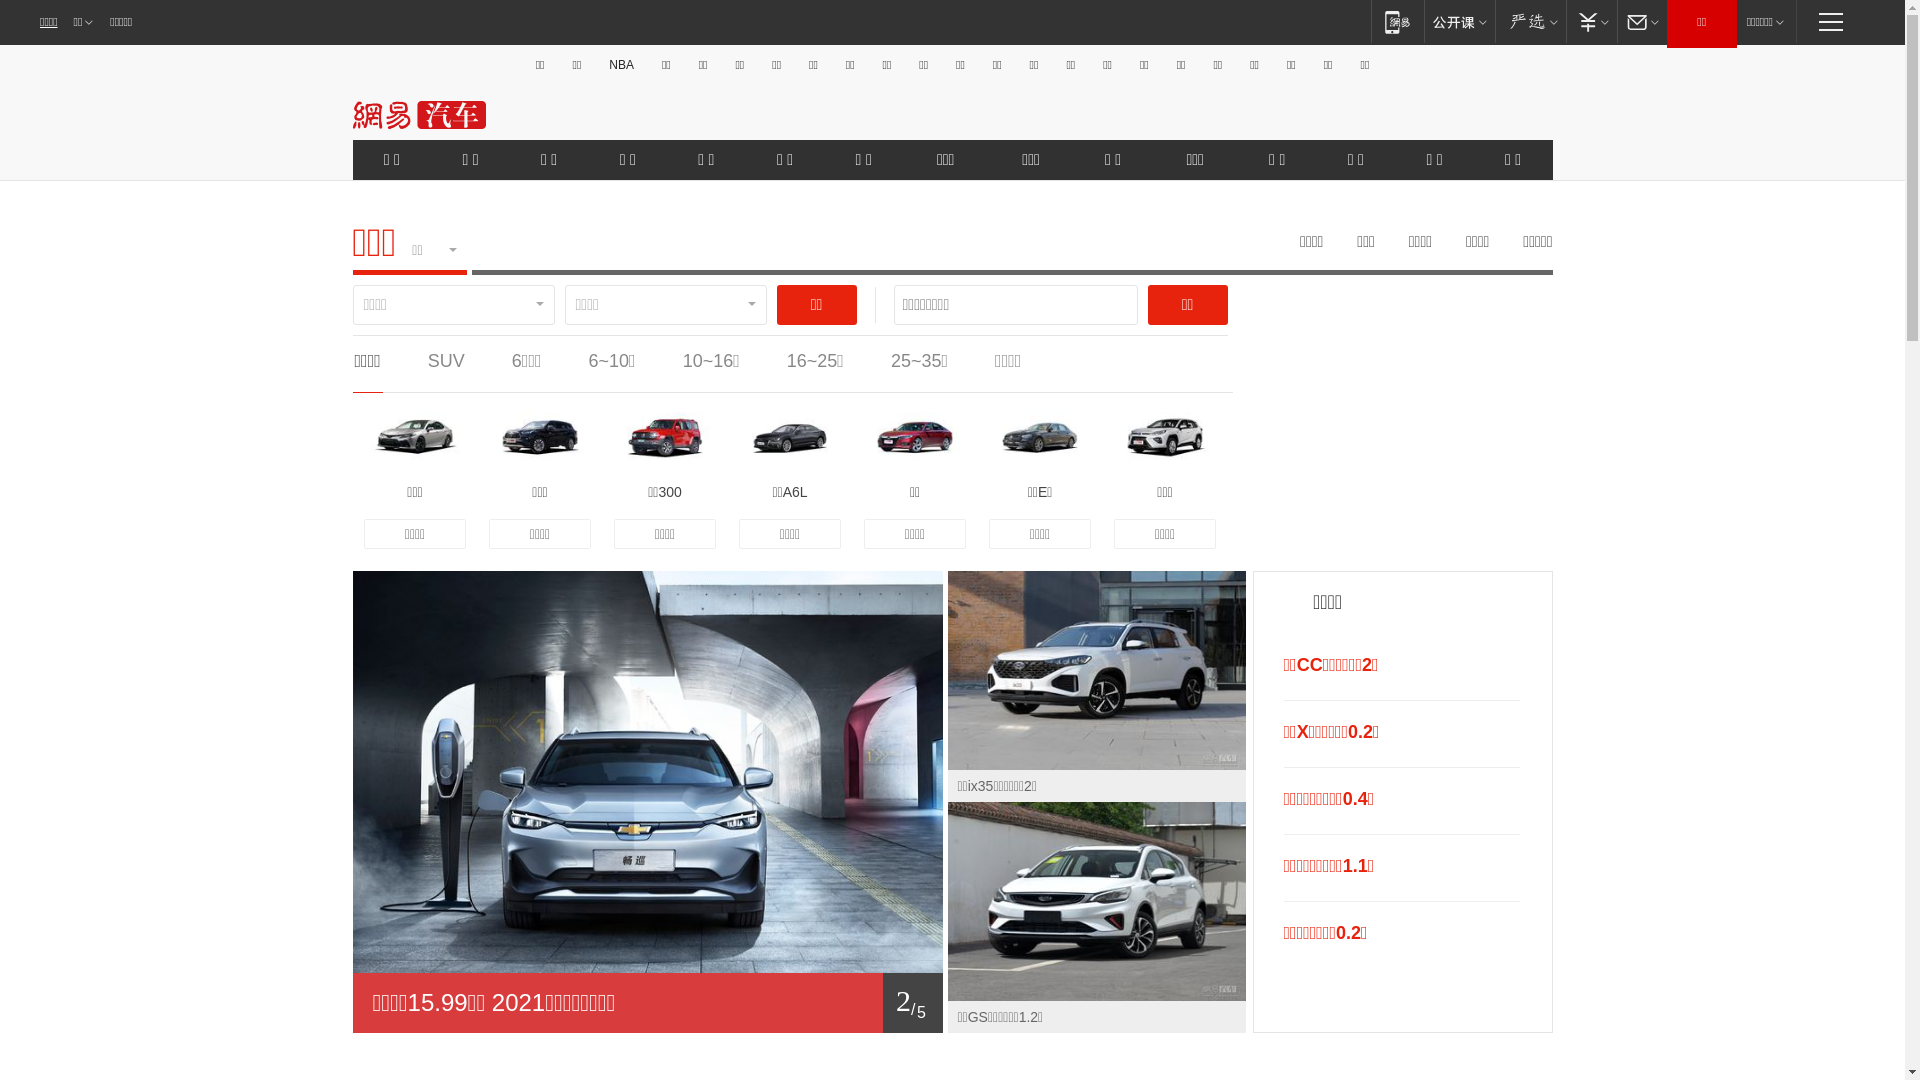  I want to click on 'SUV', so click(445, 361).